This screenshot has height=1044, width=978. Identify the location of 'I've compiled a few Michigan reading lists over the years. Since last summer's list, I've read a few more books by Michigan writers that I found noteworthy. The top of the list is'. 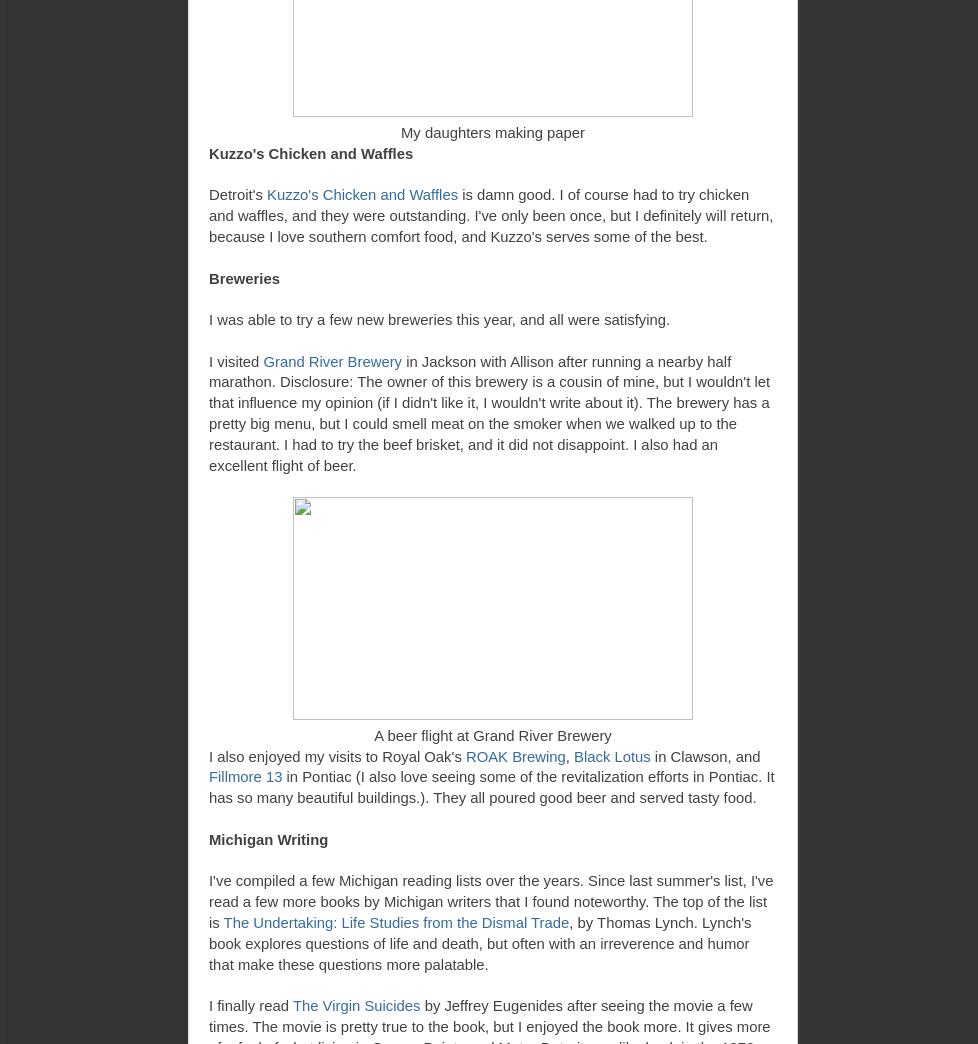
(208, 901).